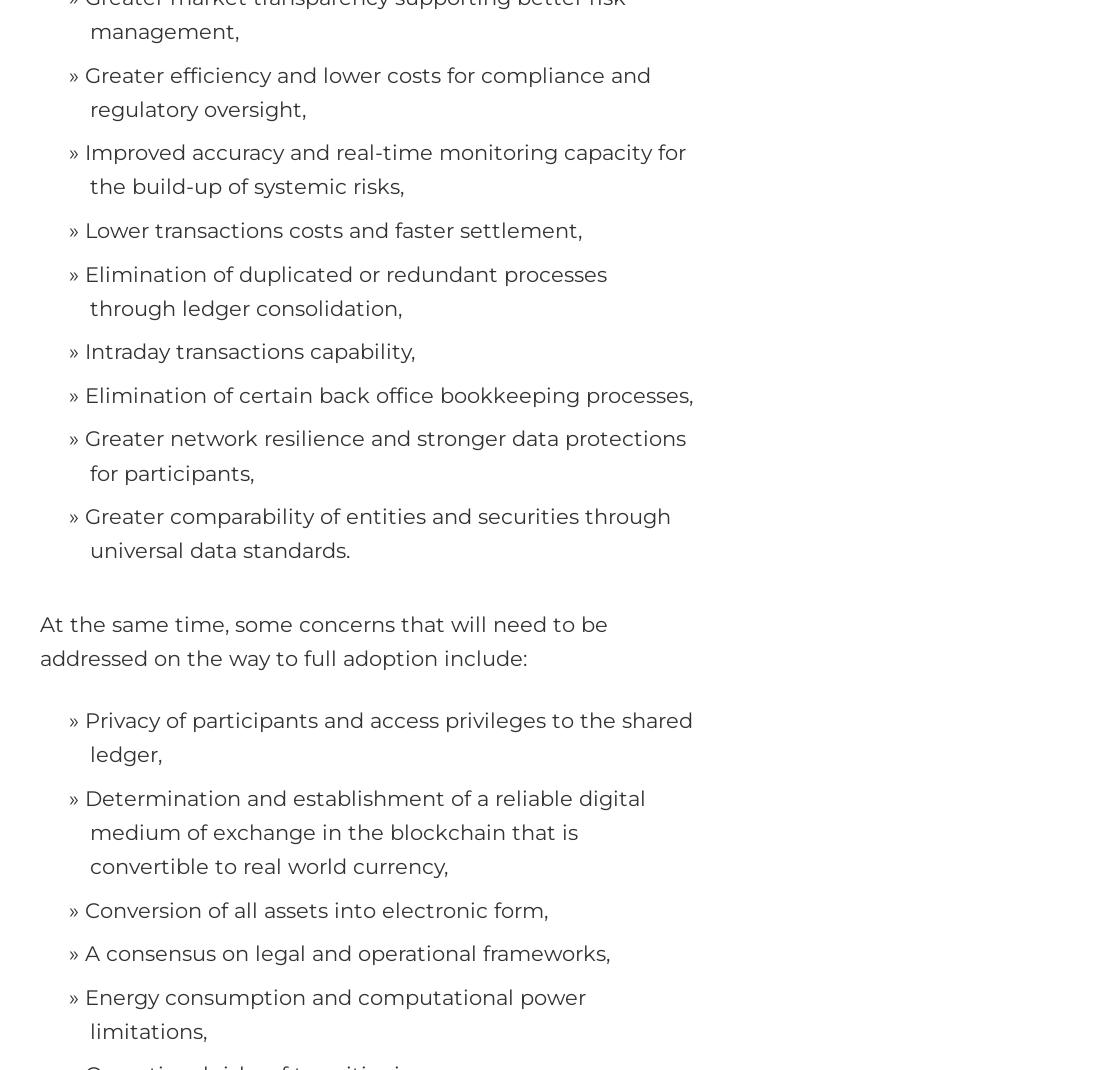  Describe the element at coordinates (334, 1013) in the screenshot. I see `'Energy consumption and computational power limitations,'` at that location.